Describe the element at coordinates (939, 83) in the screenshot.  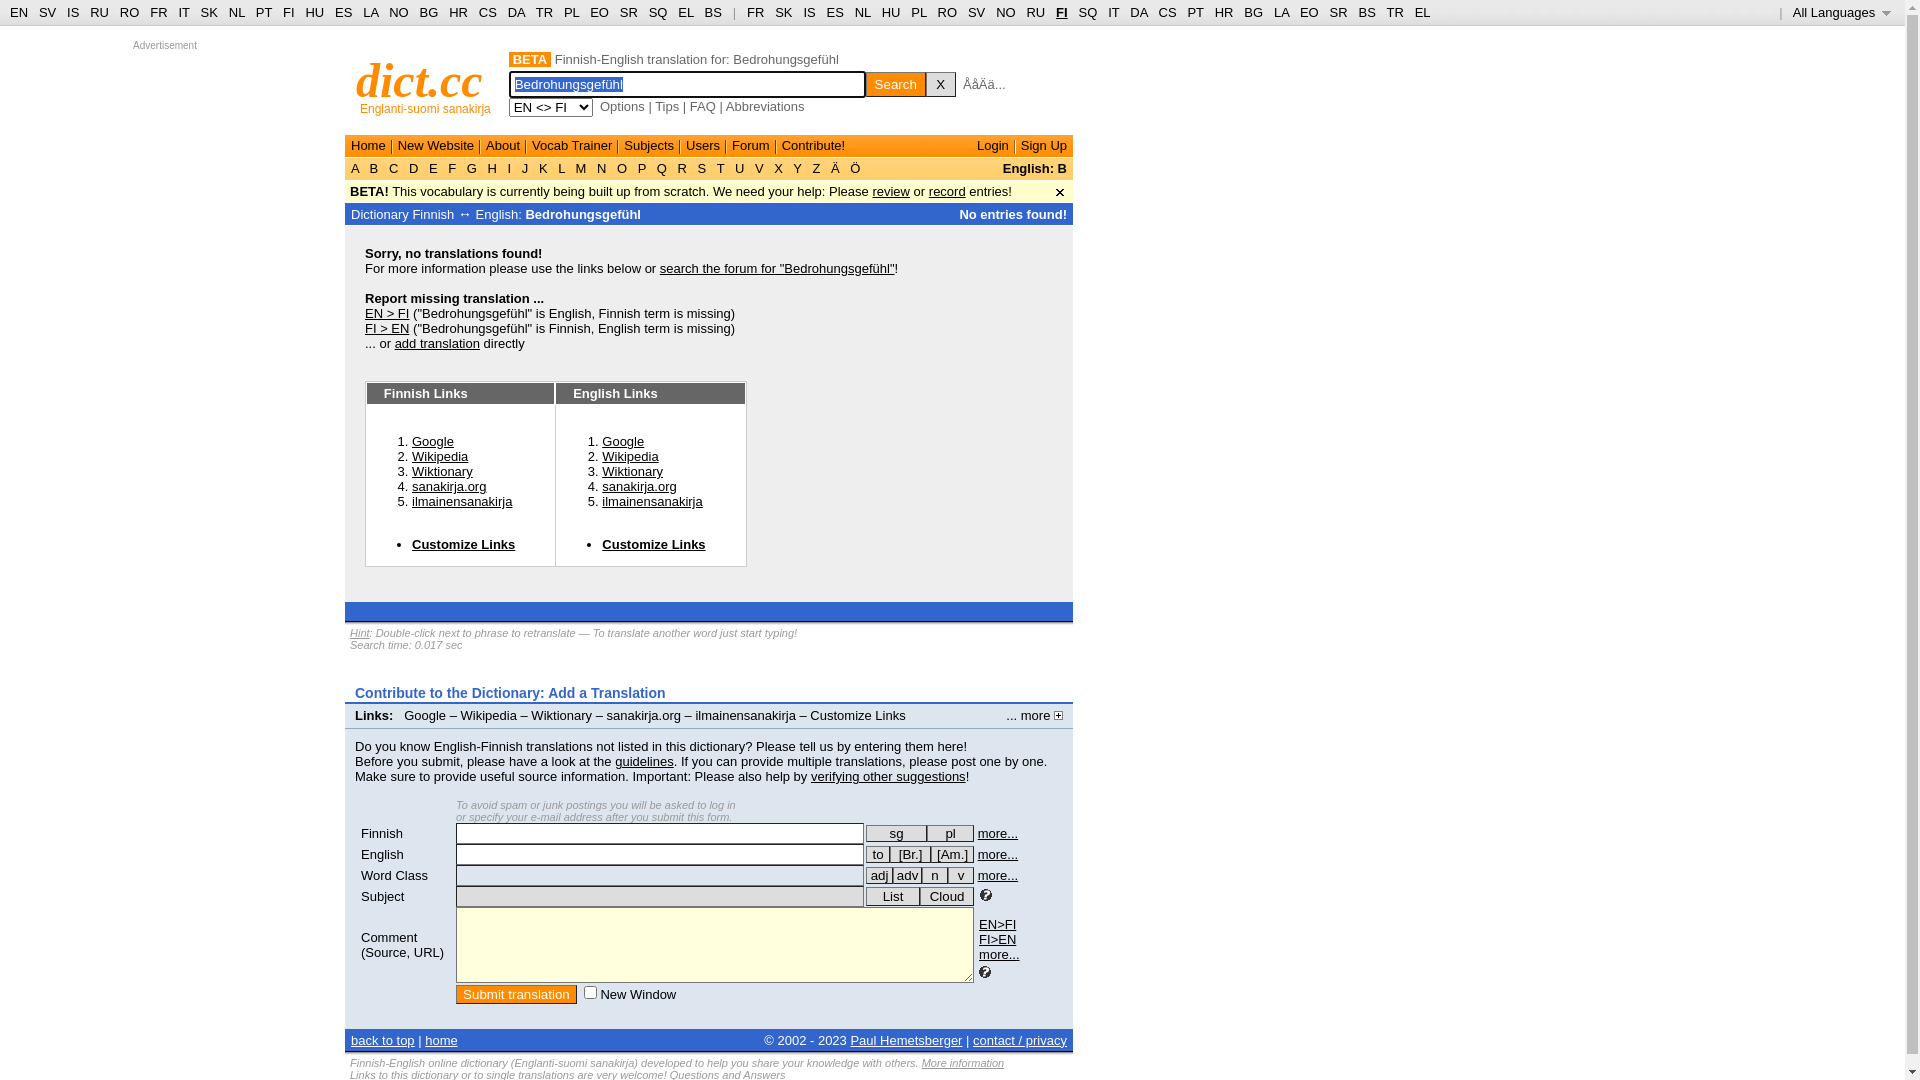
I see `'X'` at that location.